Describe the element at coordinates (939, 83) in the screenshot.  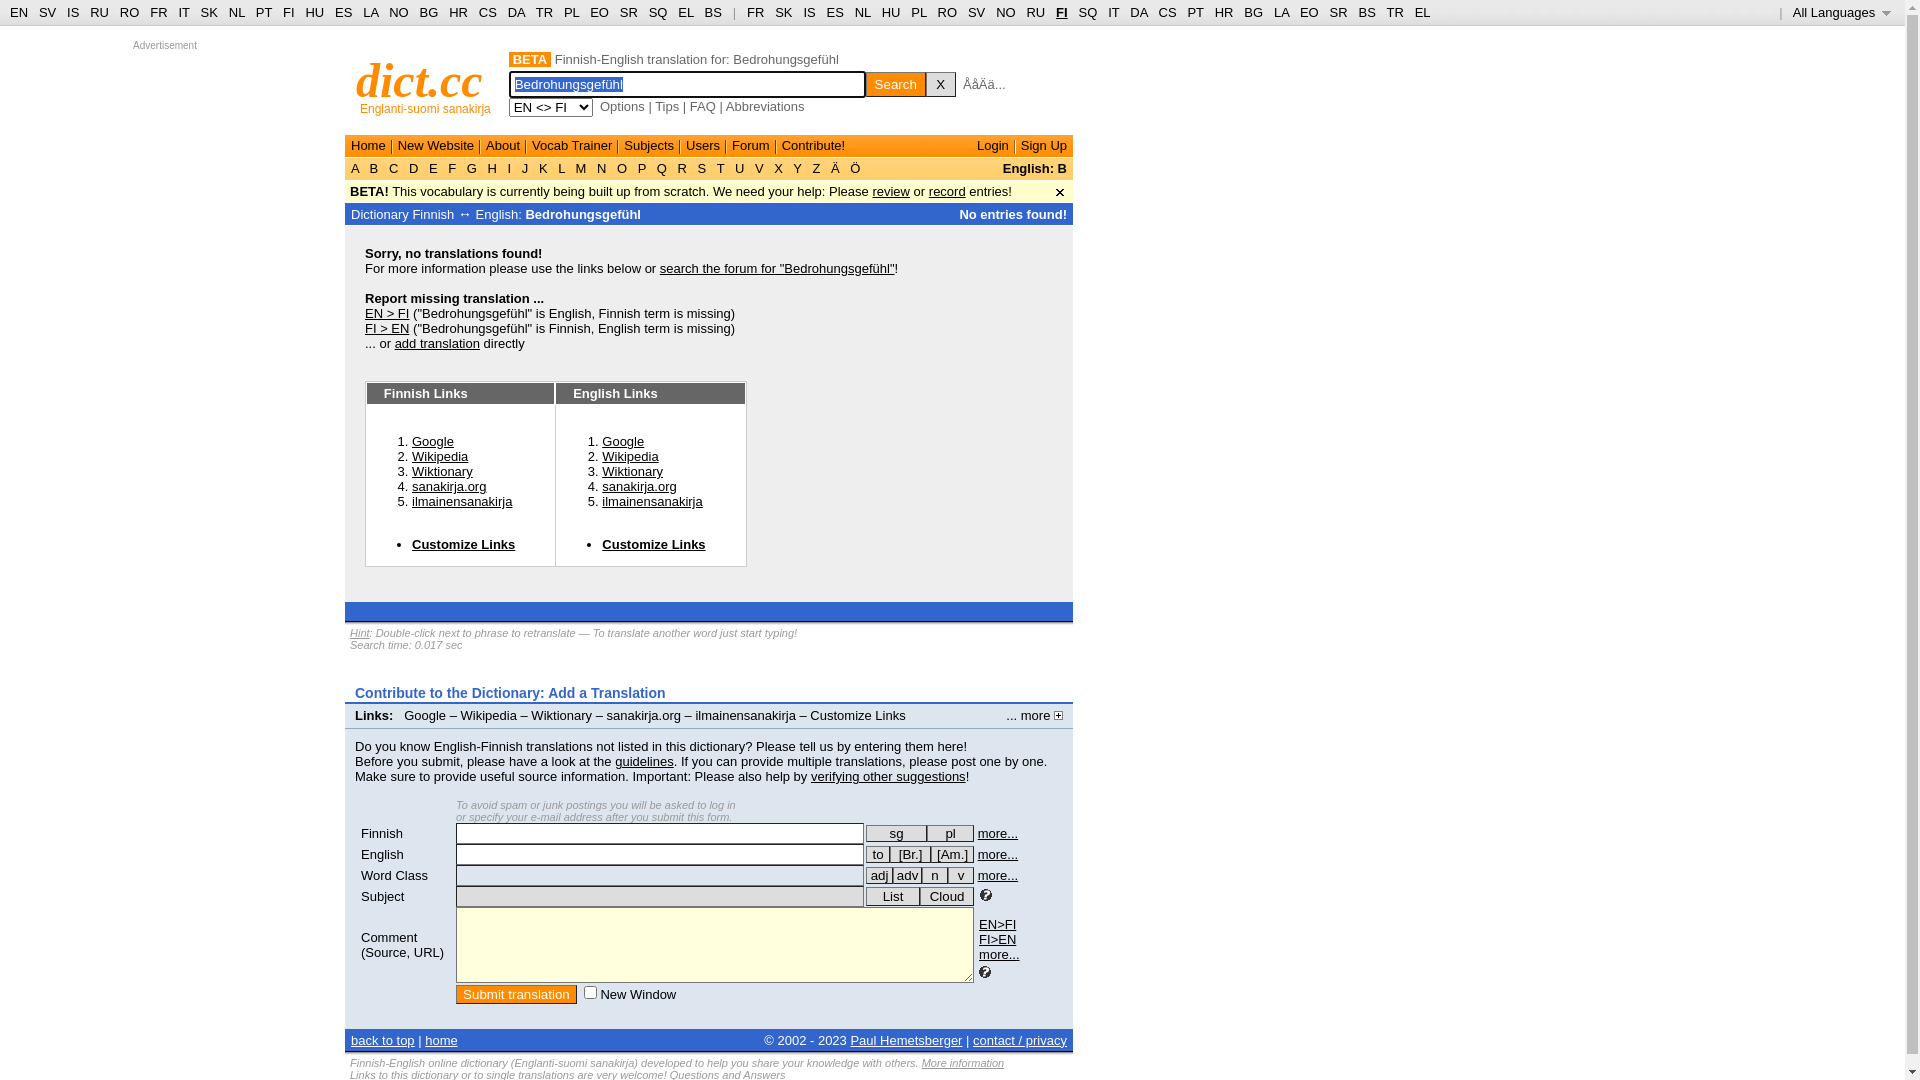
I see `'X'` at that location.